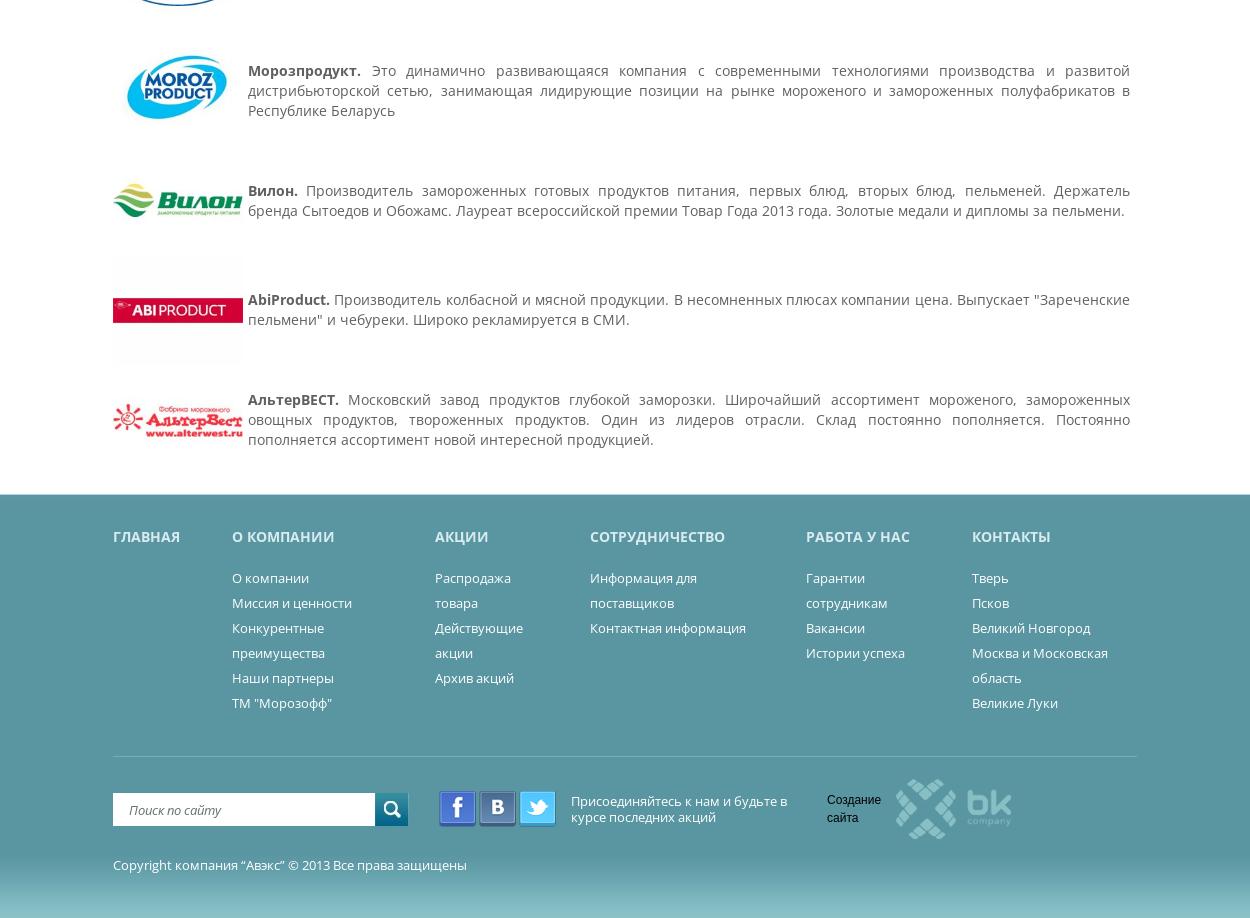 This screenshot has height=918, width=1250. I want to click on 'AbiProduct.', so click(289, 298).